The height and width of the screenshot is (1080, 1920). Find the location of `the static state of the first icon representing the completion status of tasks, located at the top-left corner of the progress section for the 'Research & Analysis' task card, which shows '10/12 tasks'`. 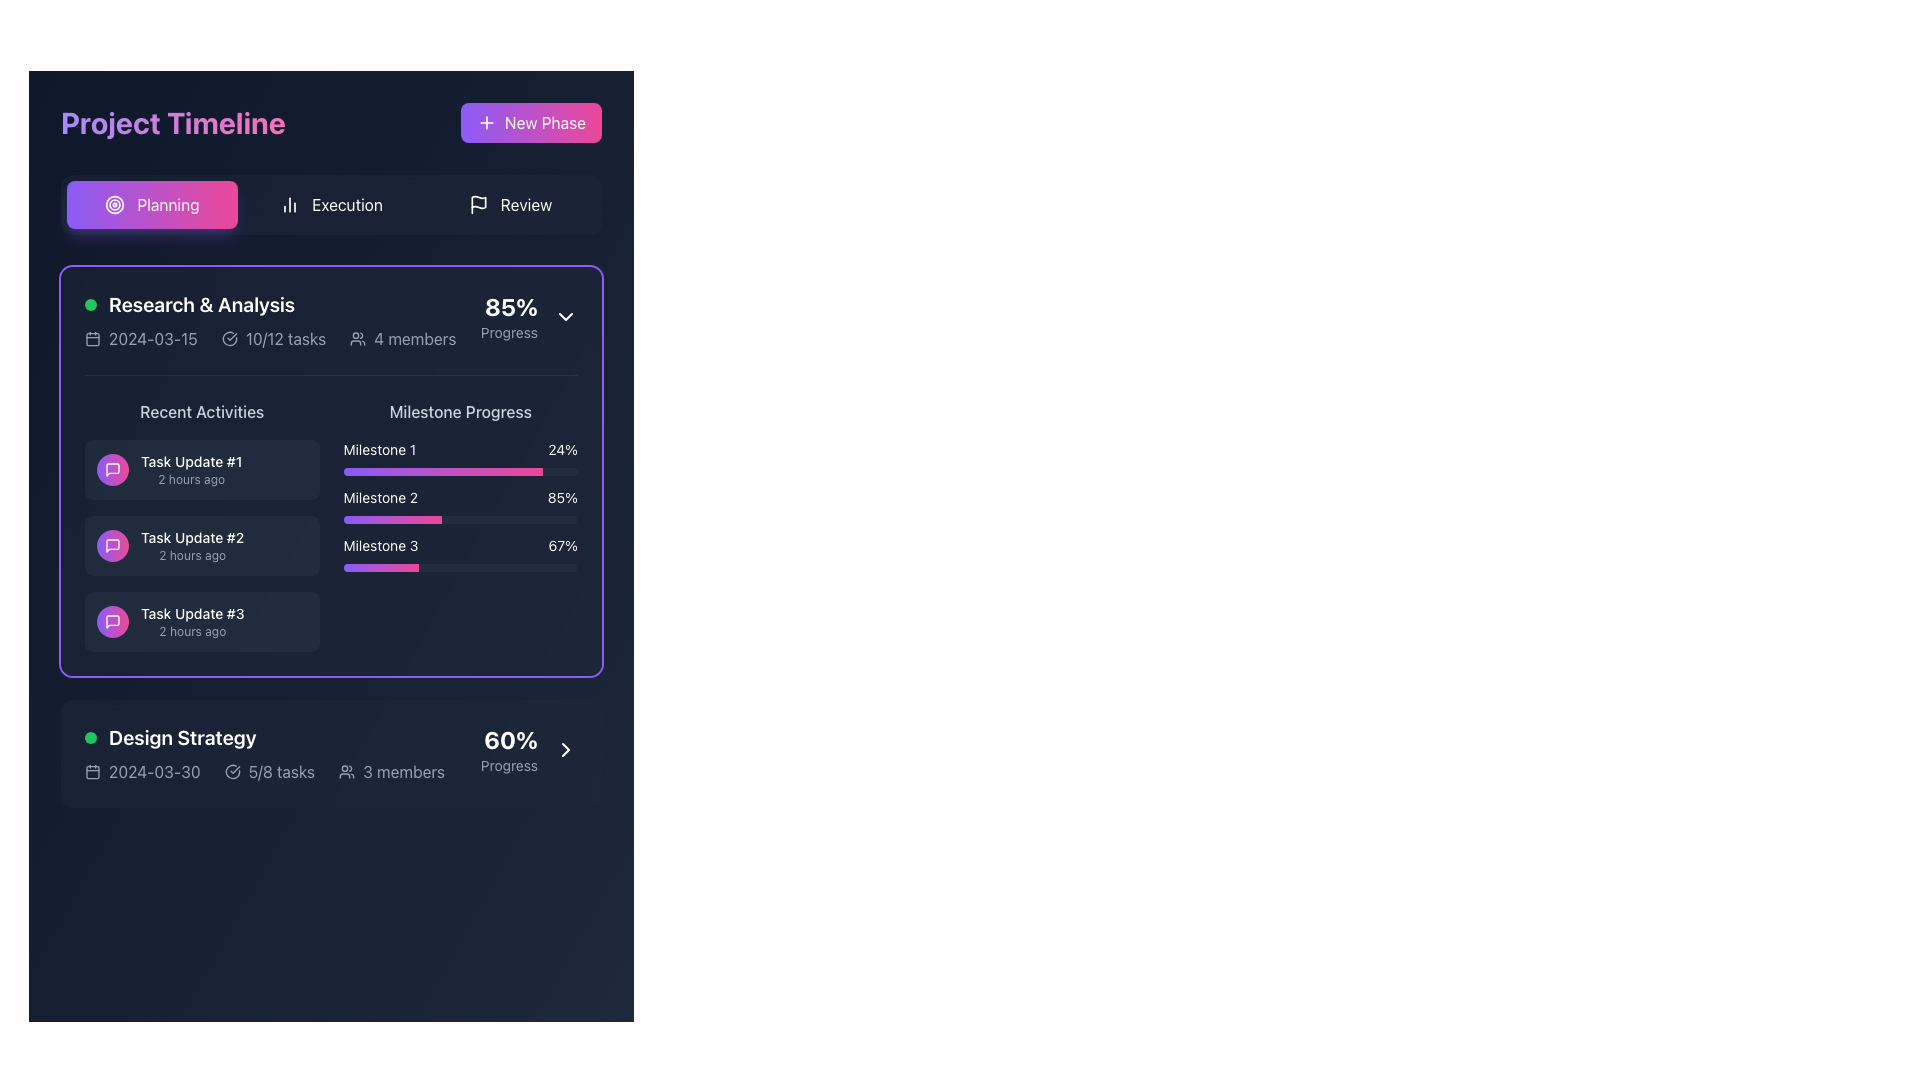

the static state of the first icon representing the completion status of tasks, located at the top-left corner of the progress section for the 'Research & Analysis' task card, which shows '10/12 tasks' is located at coordinates (229, 338).